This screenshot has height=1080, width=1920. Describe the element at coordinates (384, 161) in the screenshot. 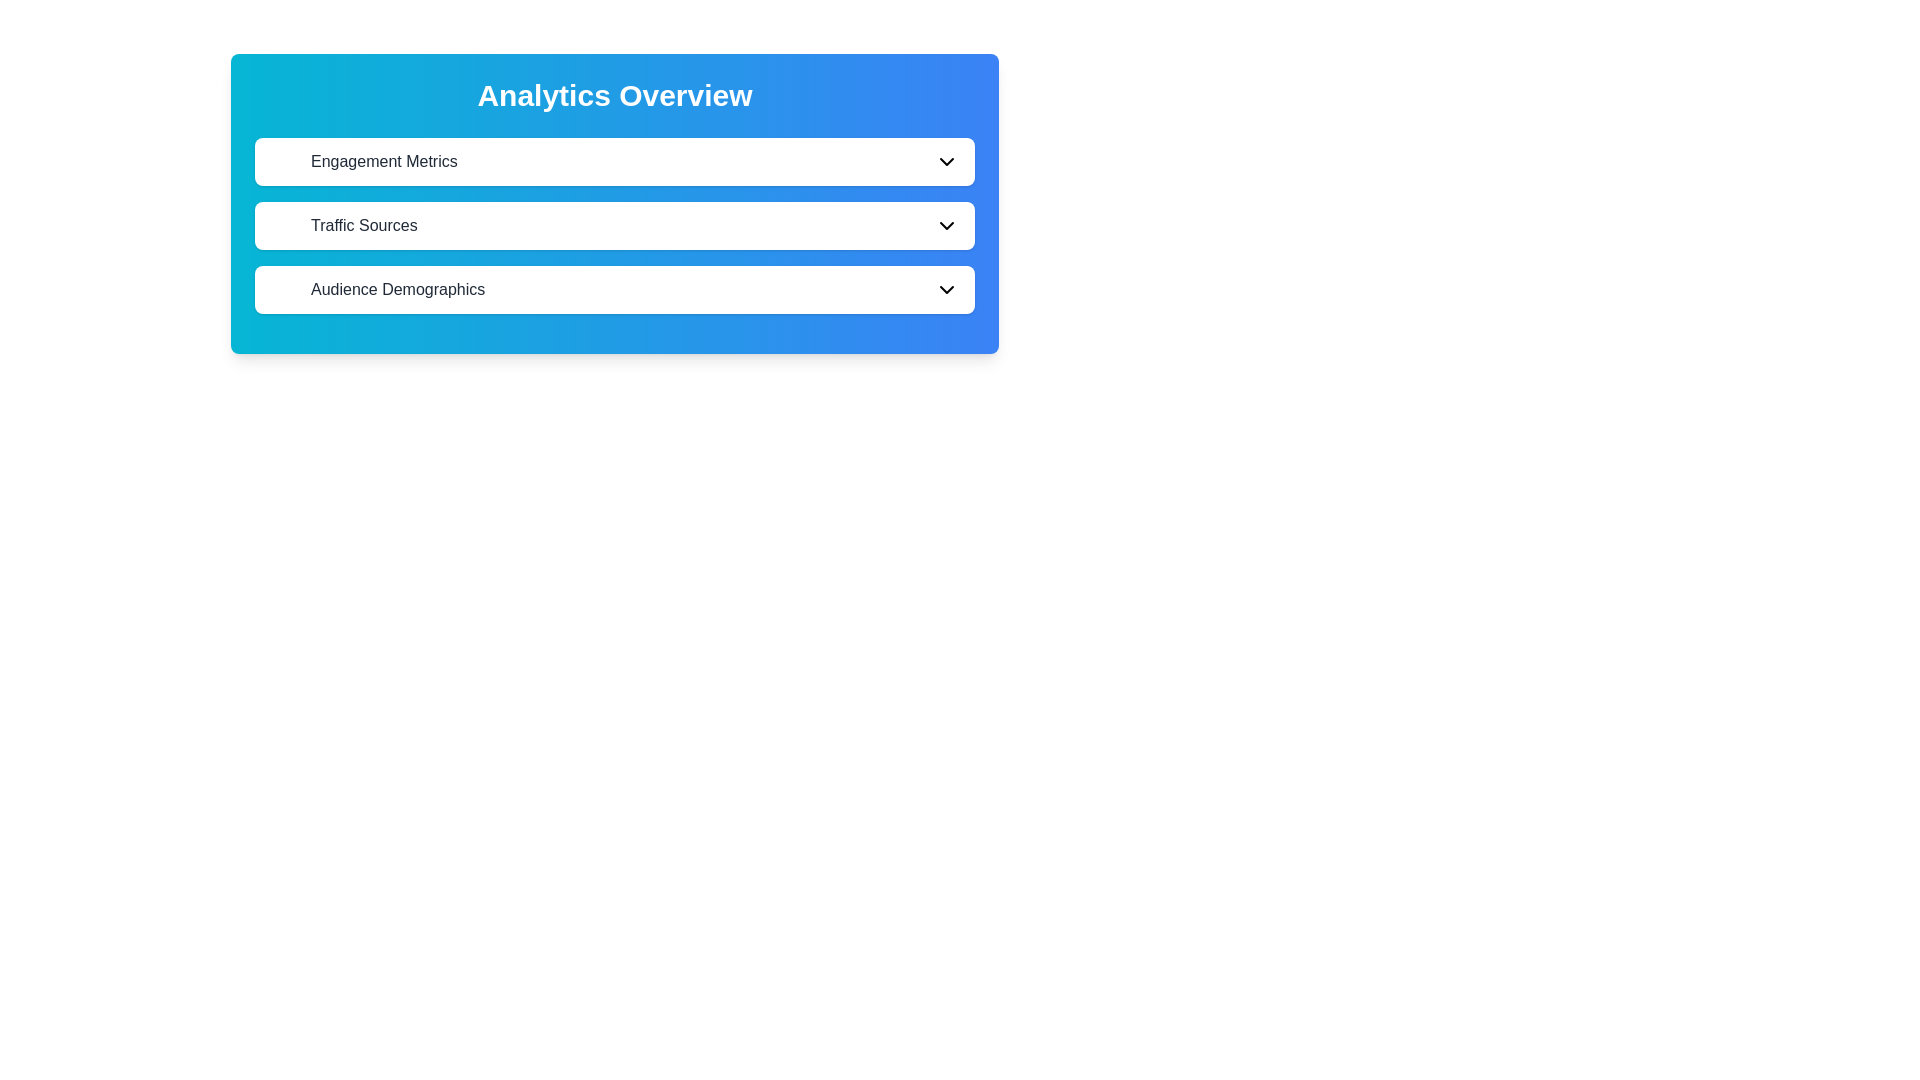

I see `the static text label 'Engagement Metrics', which is styled with medium-sized gray font and located in the uppermost row of a vertically stacked layout under 'Analytics Overview'` at that location.